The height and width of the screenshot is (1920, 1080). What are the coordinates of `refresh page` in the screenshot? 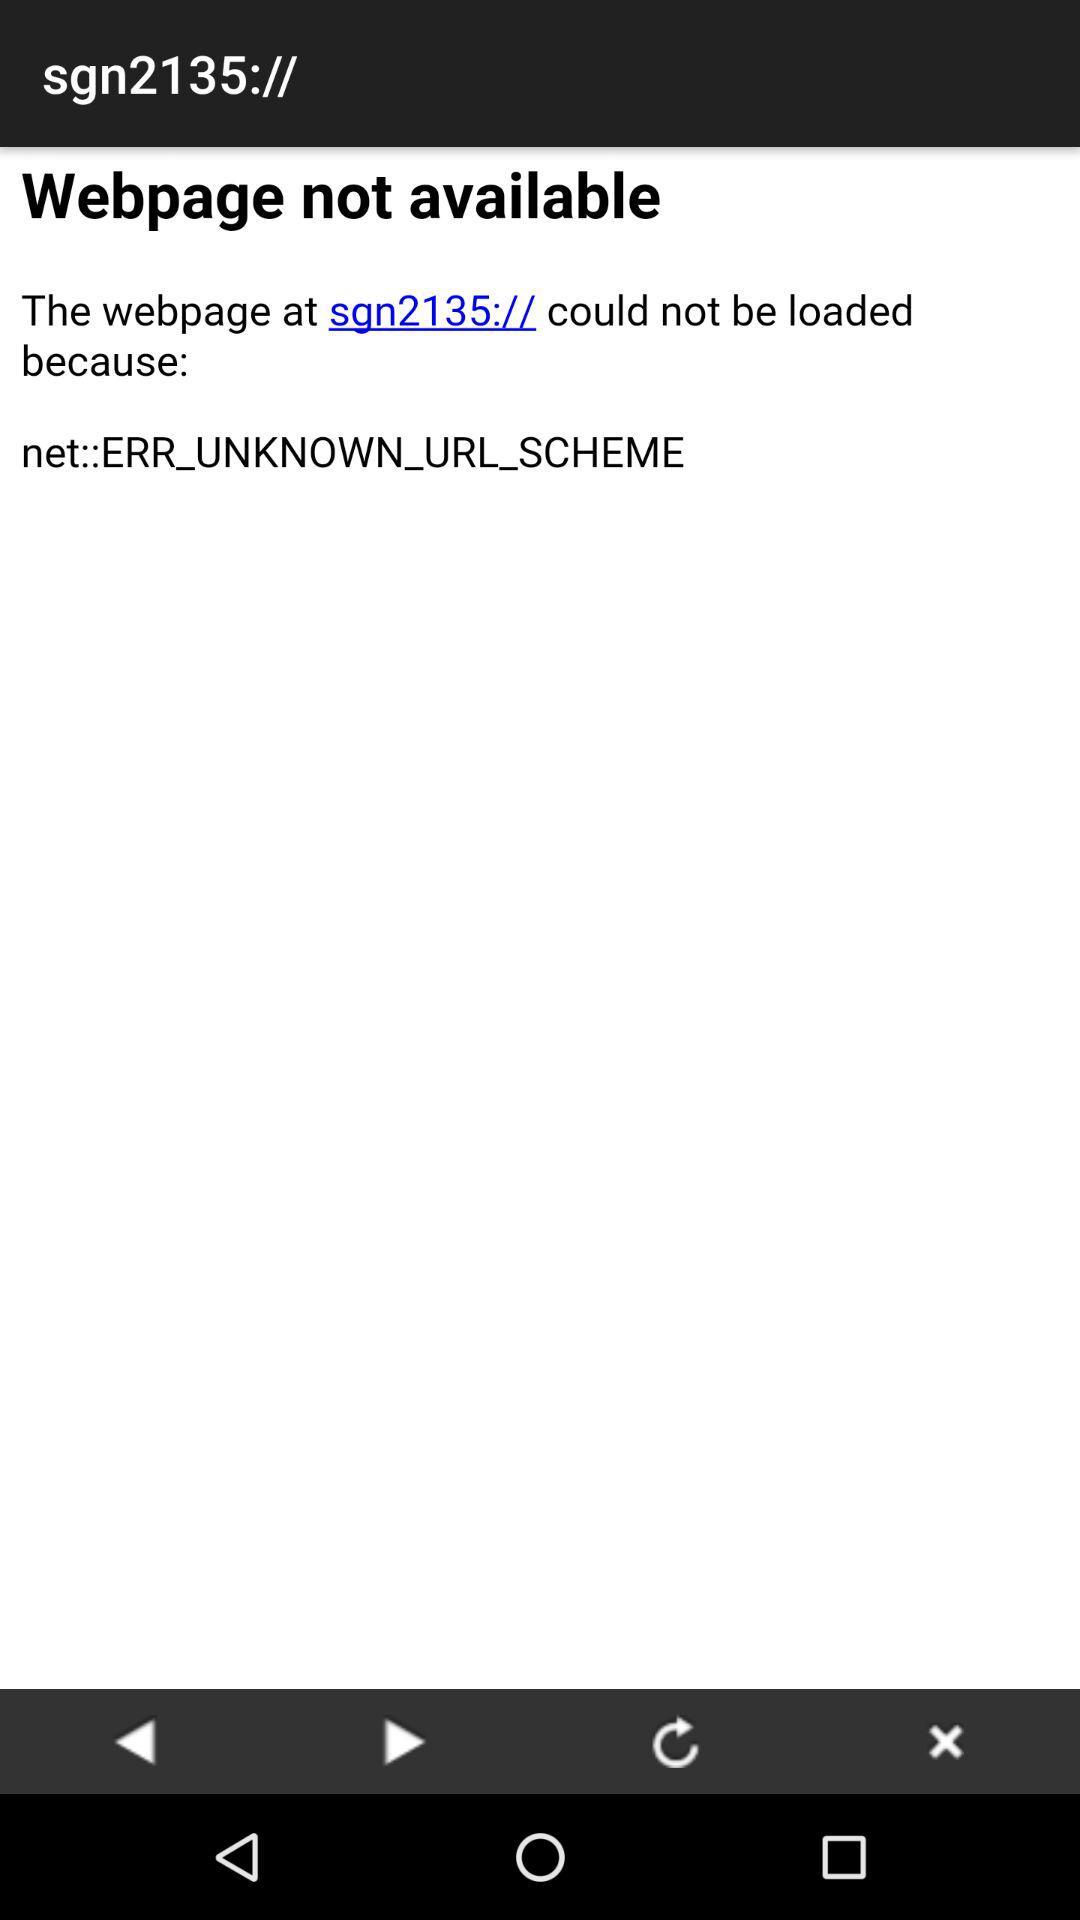 It's located at (675, 1740).